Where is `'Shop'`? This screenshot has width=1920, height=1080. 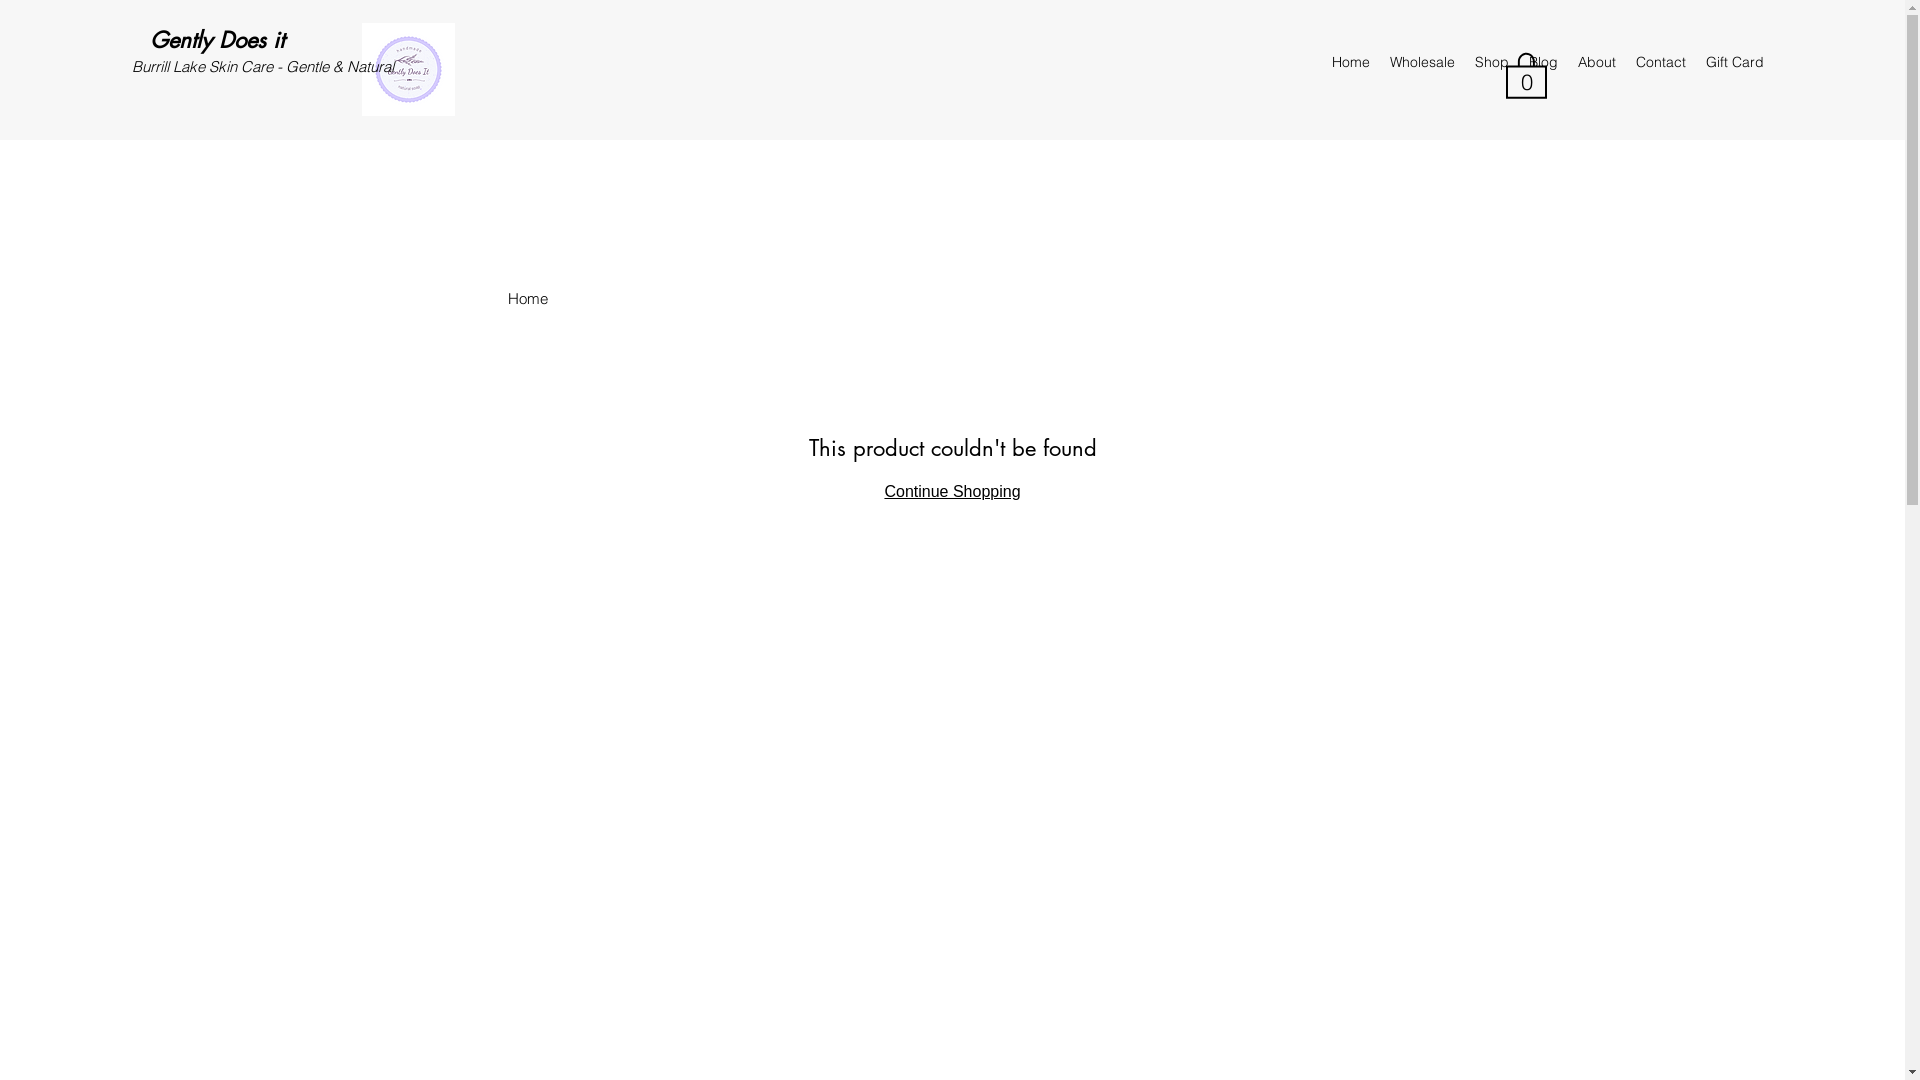 'Shop' is located at coordinates (1492, 60).